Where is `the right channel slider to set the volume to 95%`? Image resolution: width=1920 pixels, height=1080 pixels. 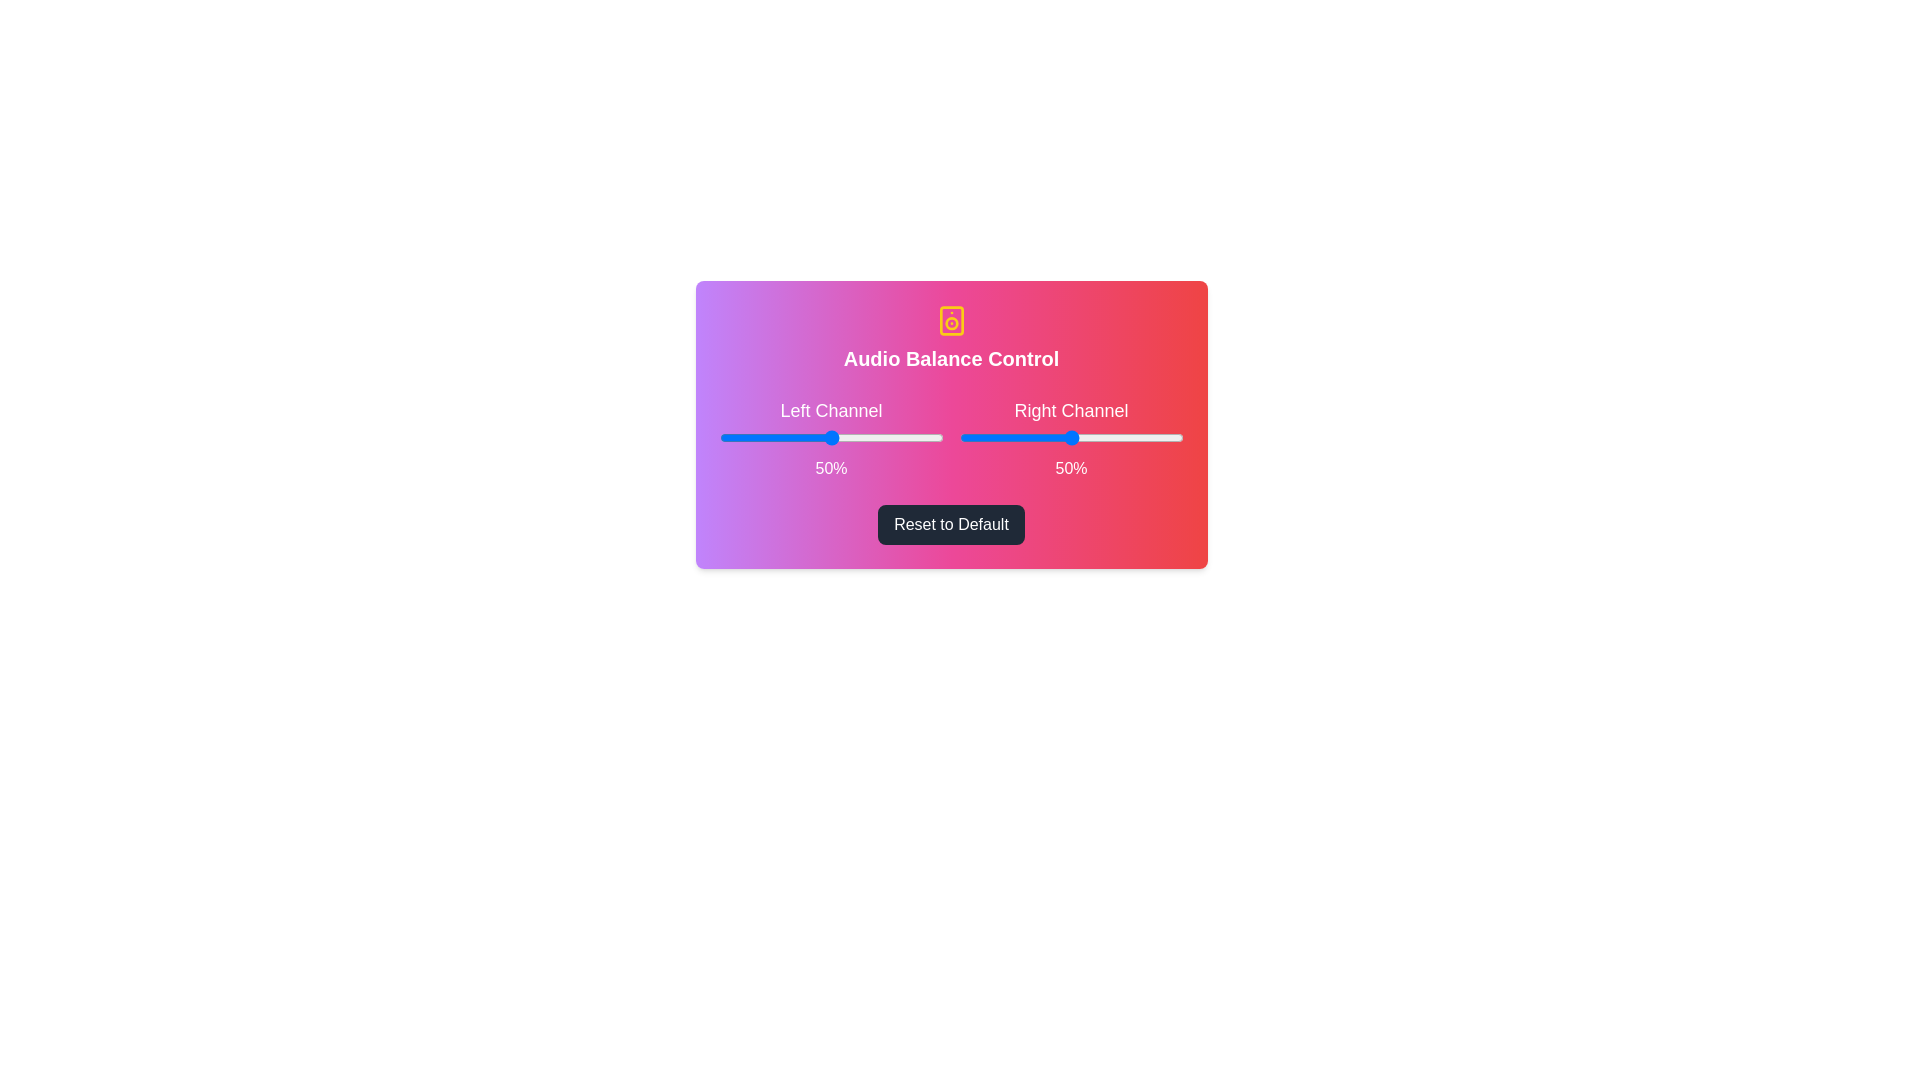 the right channel slider to set the volume to 95% is located at coordinates (1172, 437).